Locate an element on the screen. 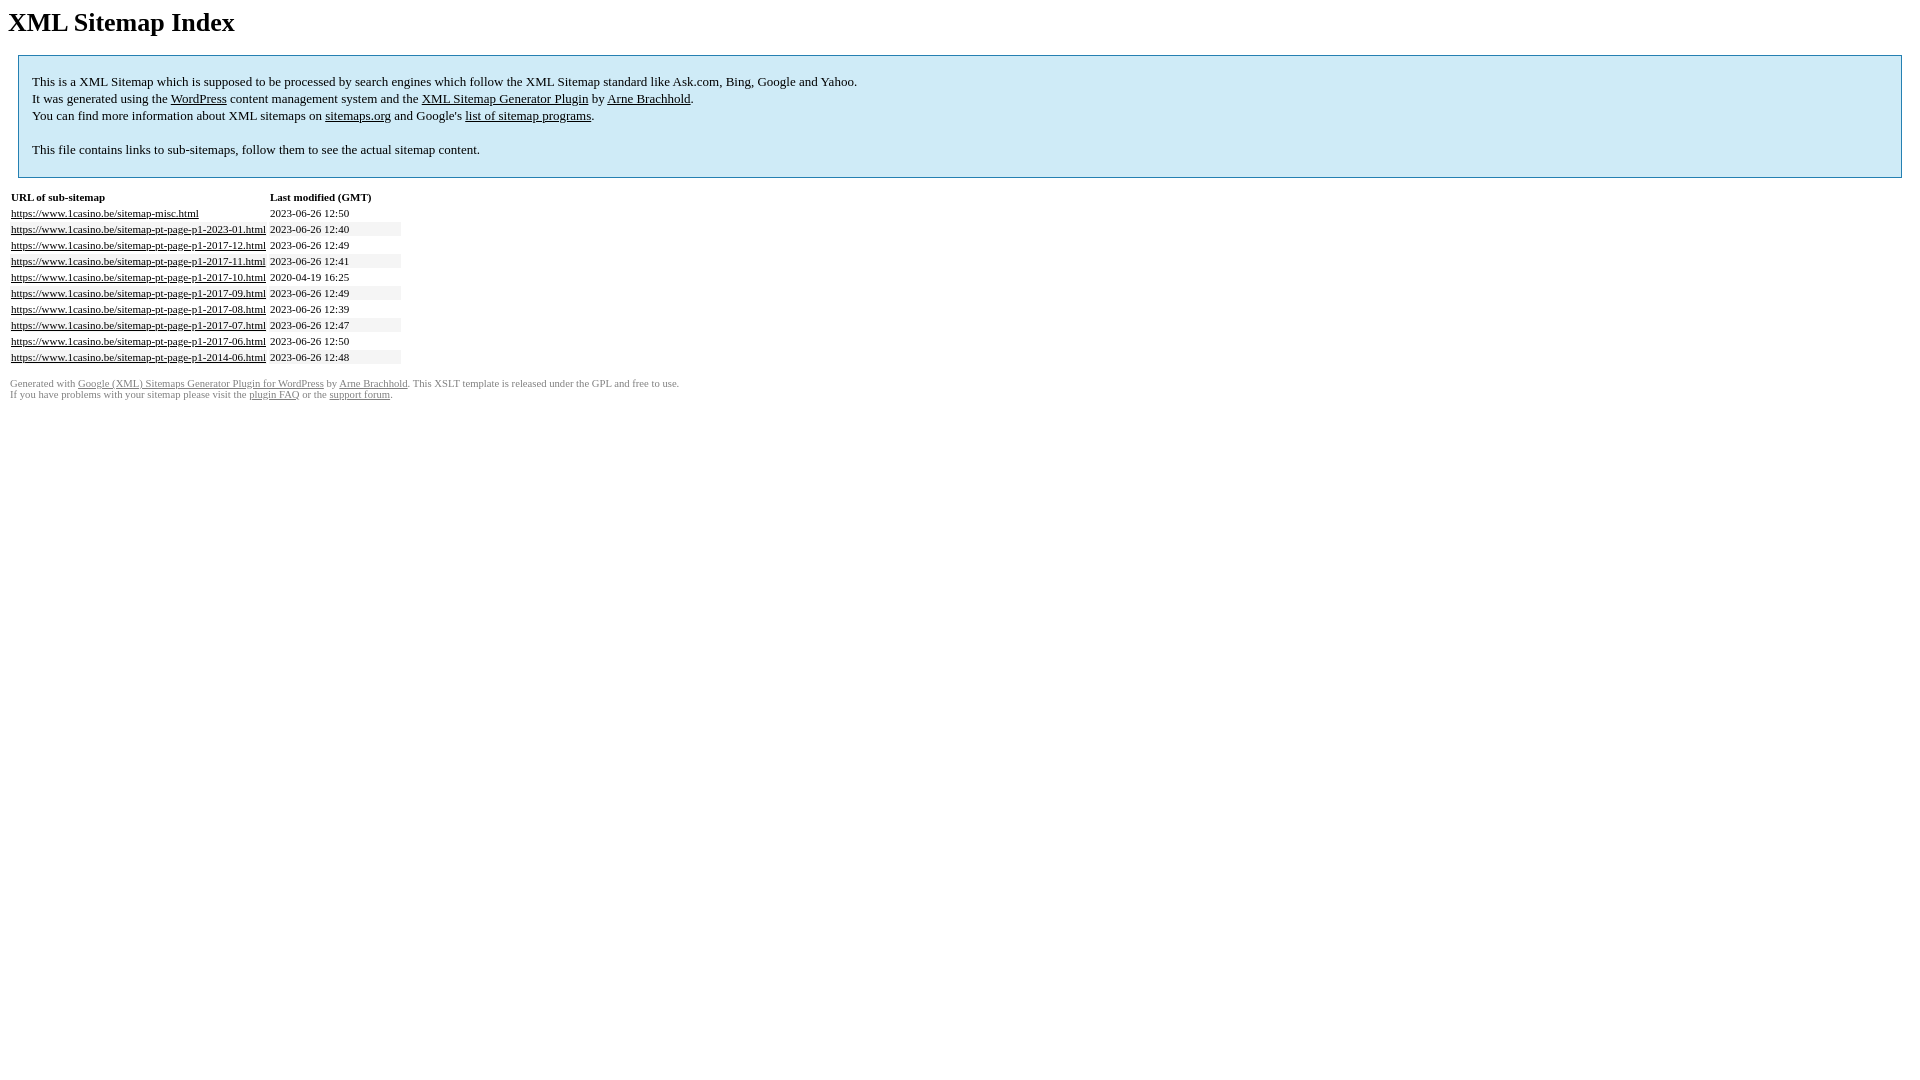 The height and width of the screenshot is (1080, 1920). 'WordPress' is located at coordinates (198, 98).